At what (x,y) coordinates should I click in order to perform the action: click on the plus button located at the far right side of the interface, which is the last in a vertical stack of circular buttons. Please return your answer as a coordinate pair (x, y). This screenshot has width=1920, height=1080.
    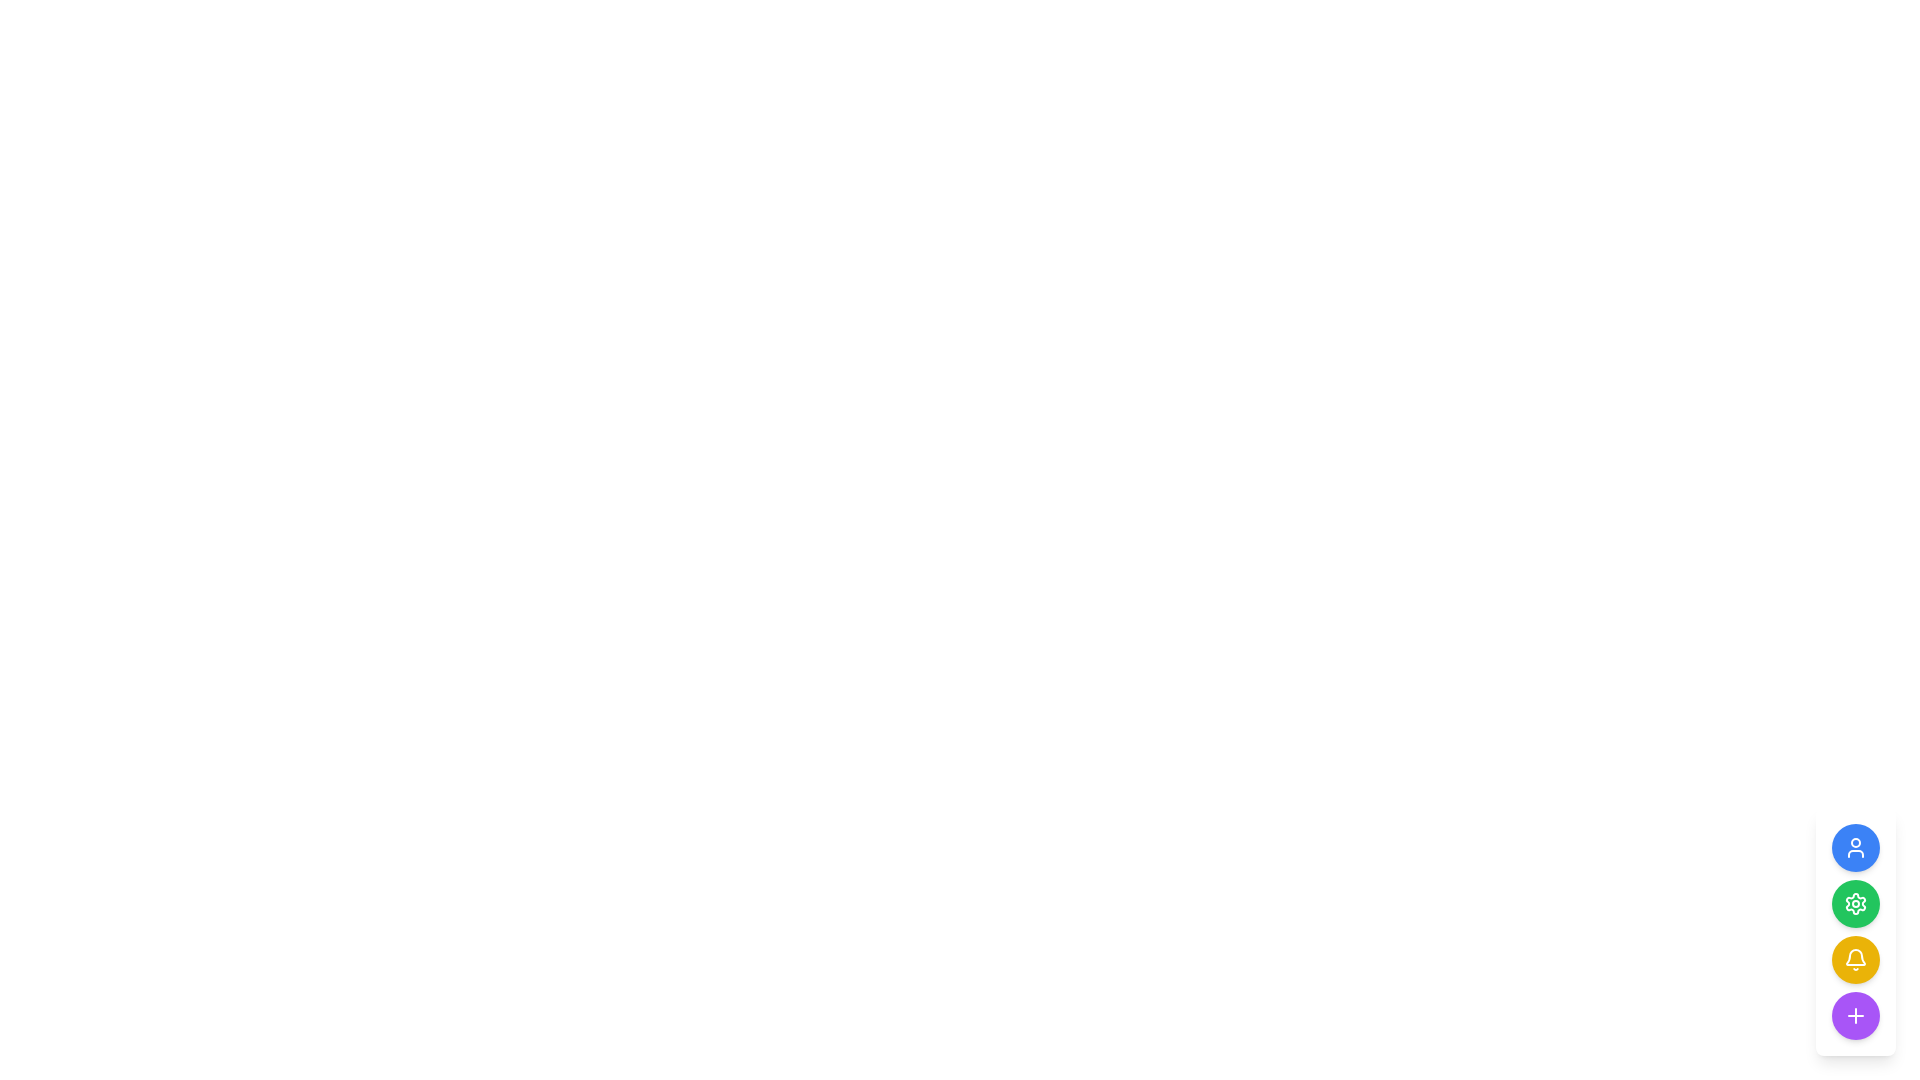
    Looking at the image, I should click on (1855, 1015).